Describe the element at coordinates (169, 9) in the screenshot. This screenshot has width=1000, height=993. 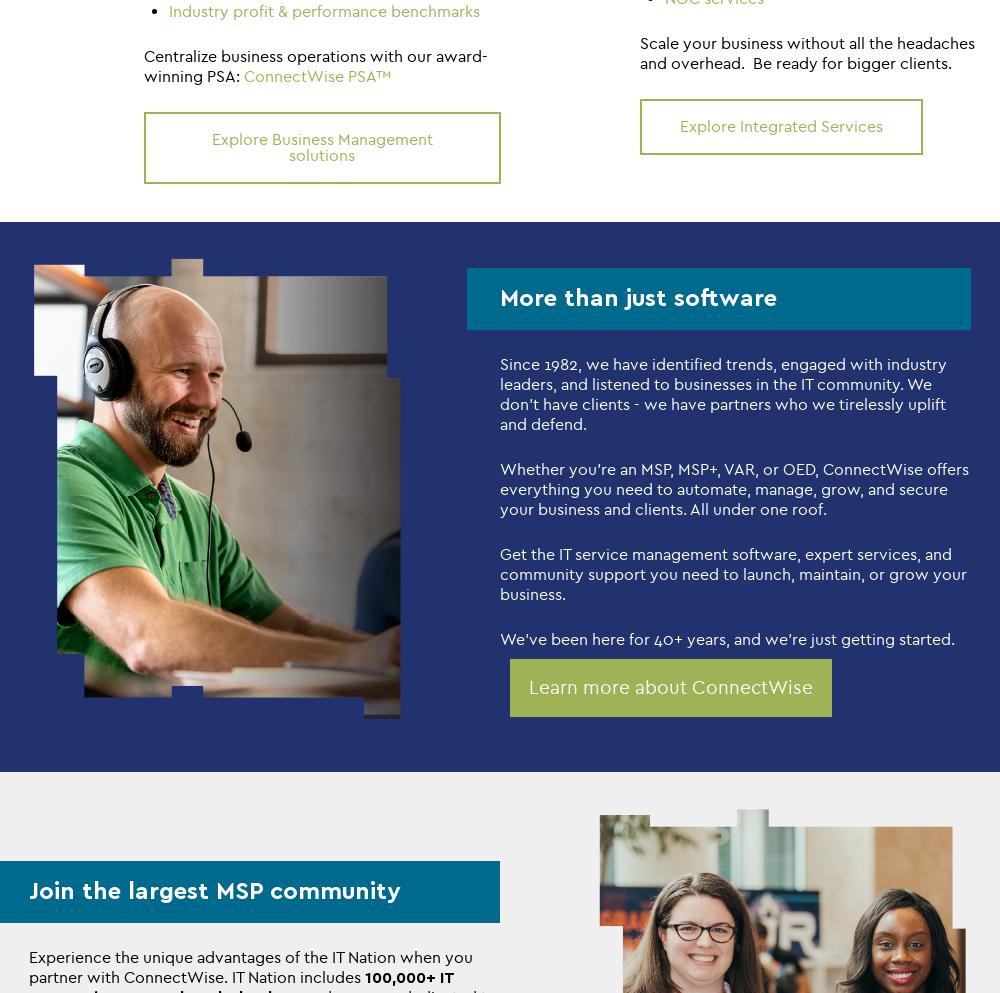
I see `'Industry profit & performance benchmarks'` at that location.